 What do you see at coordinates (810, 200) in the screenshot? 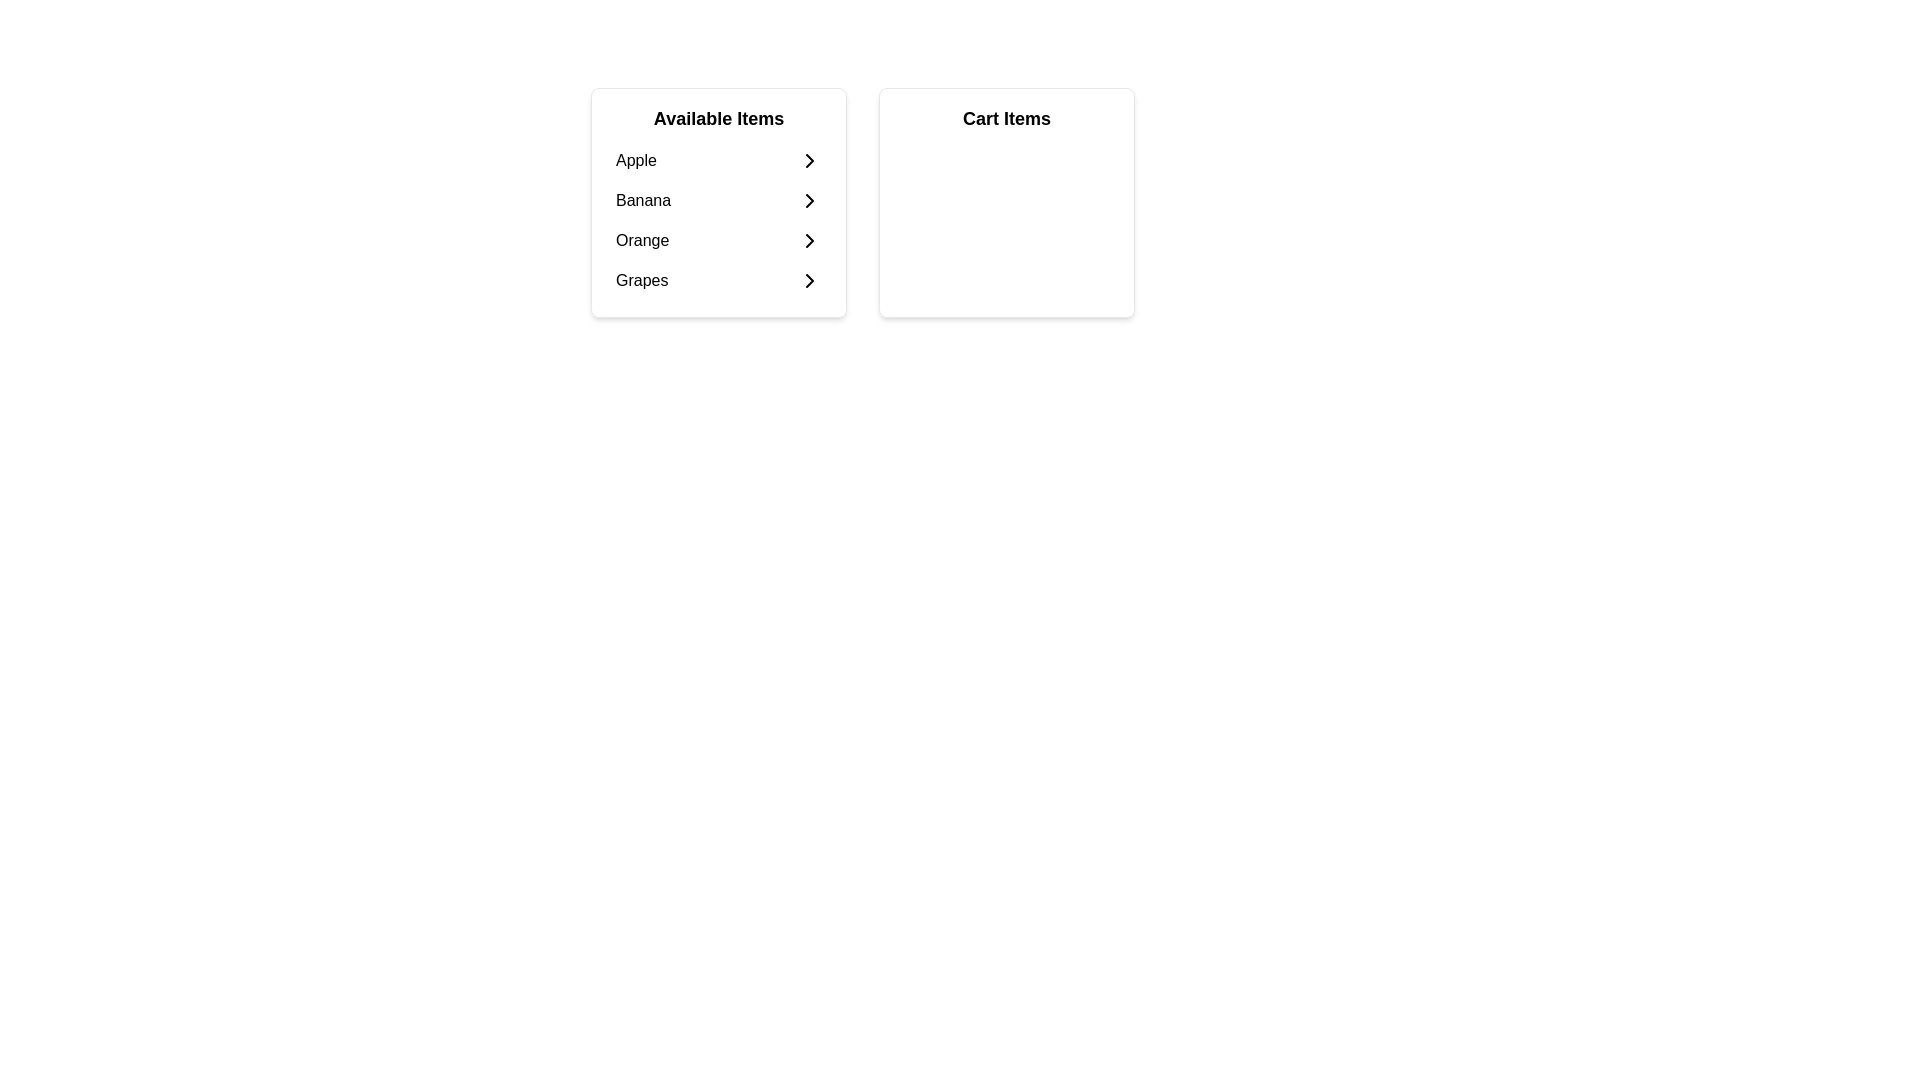
I see `the chevron icon on the right side of the 'Banana' item in the 'Available Items' section` at bounding box center [810, 200].